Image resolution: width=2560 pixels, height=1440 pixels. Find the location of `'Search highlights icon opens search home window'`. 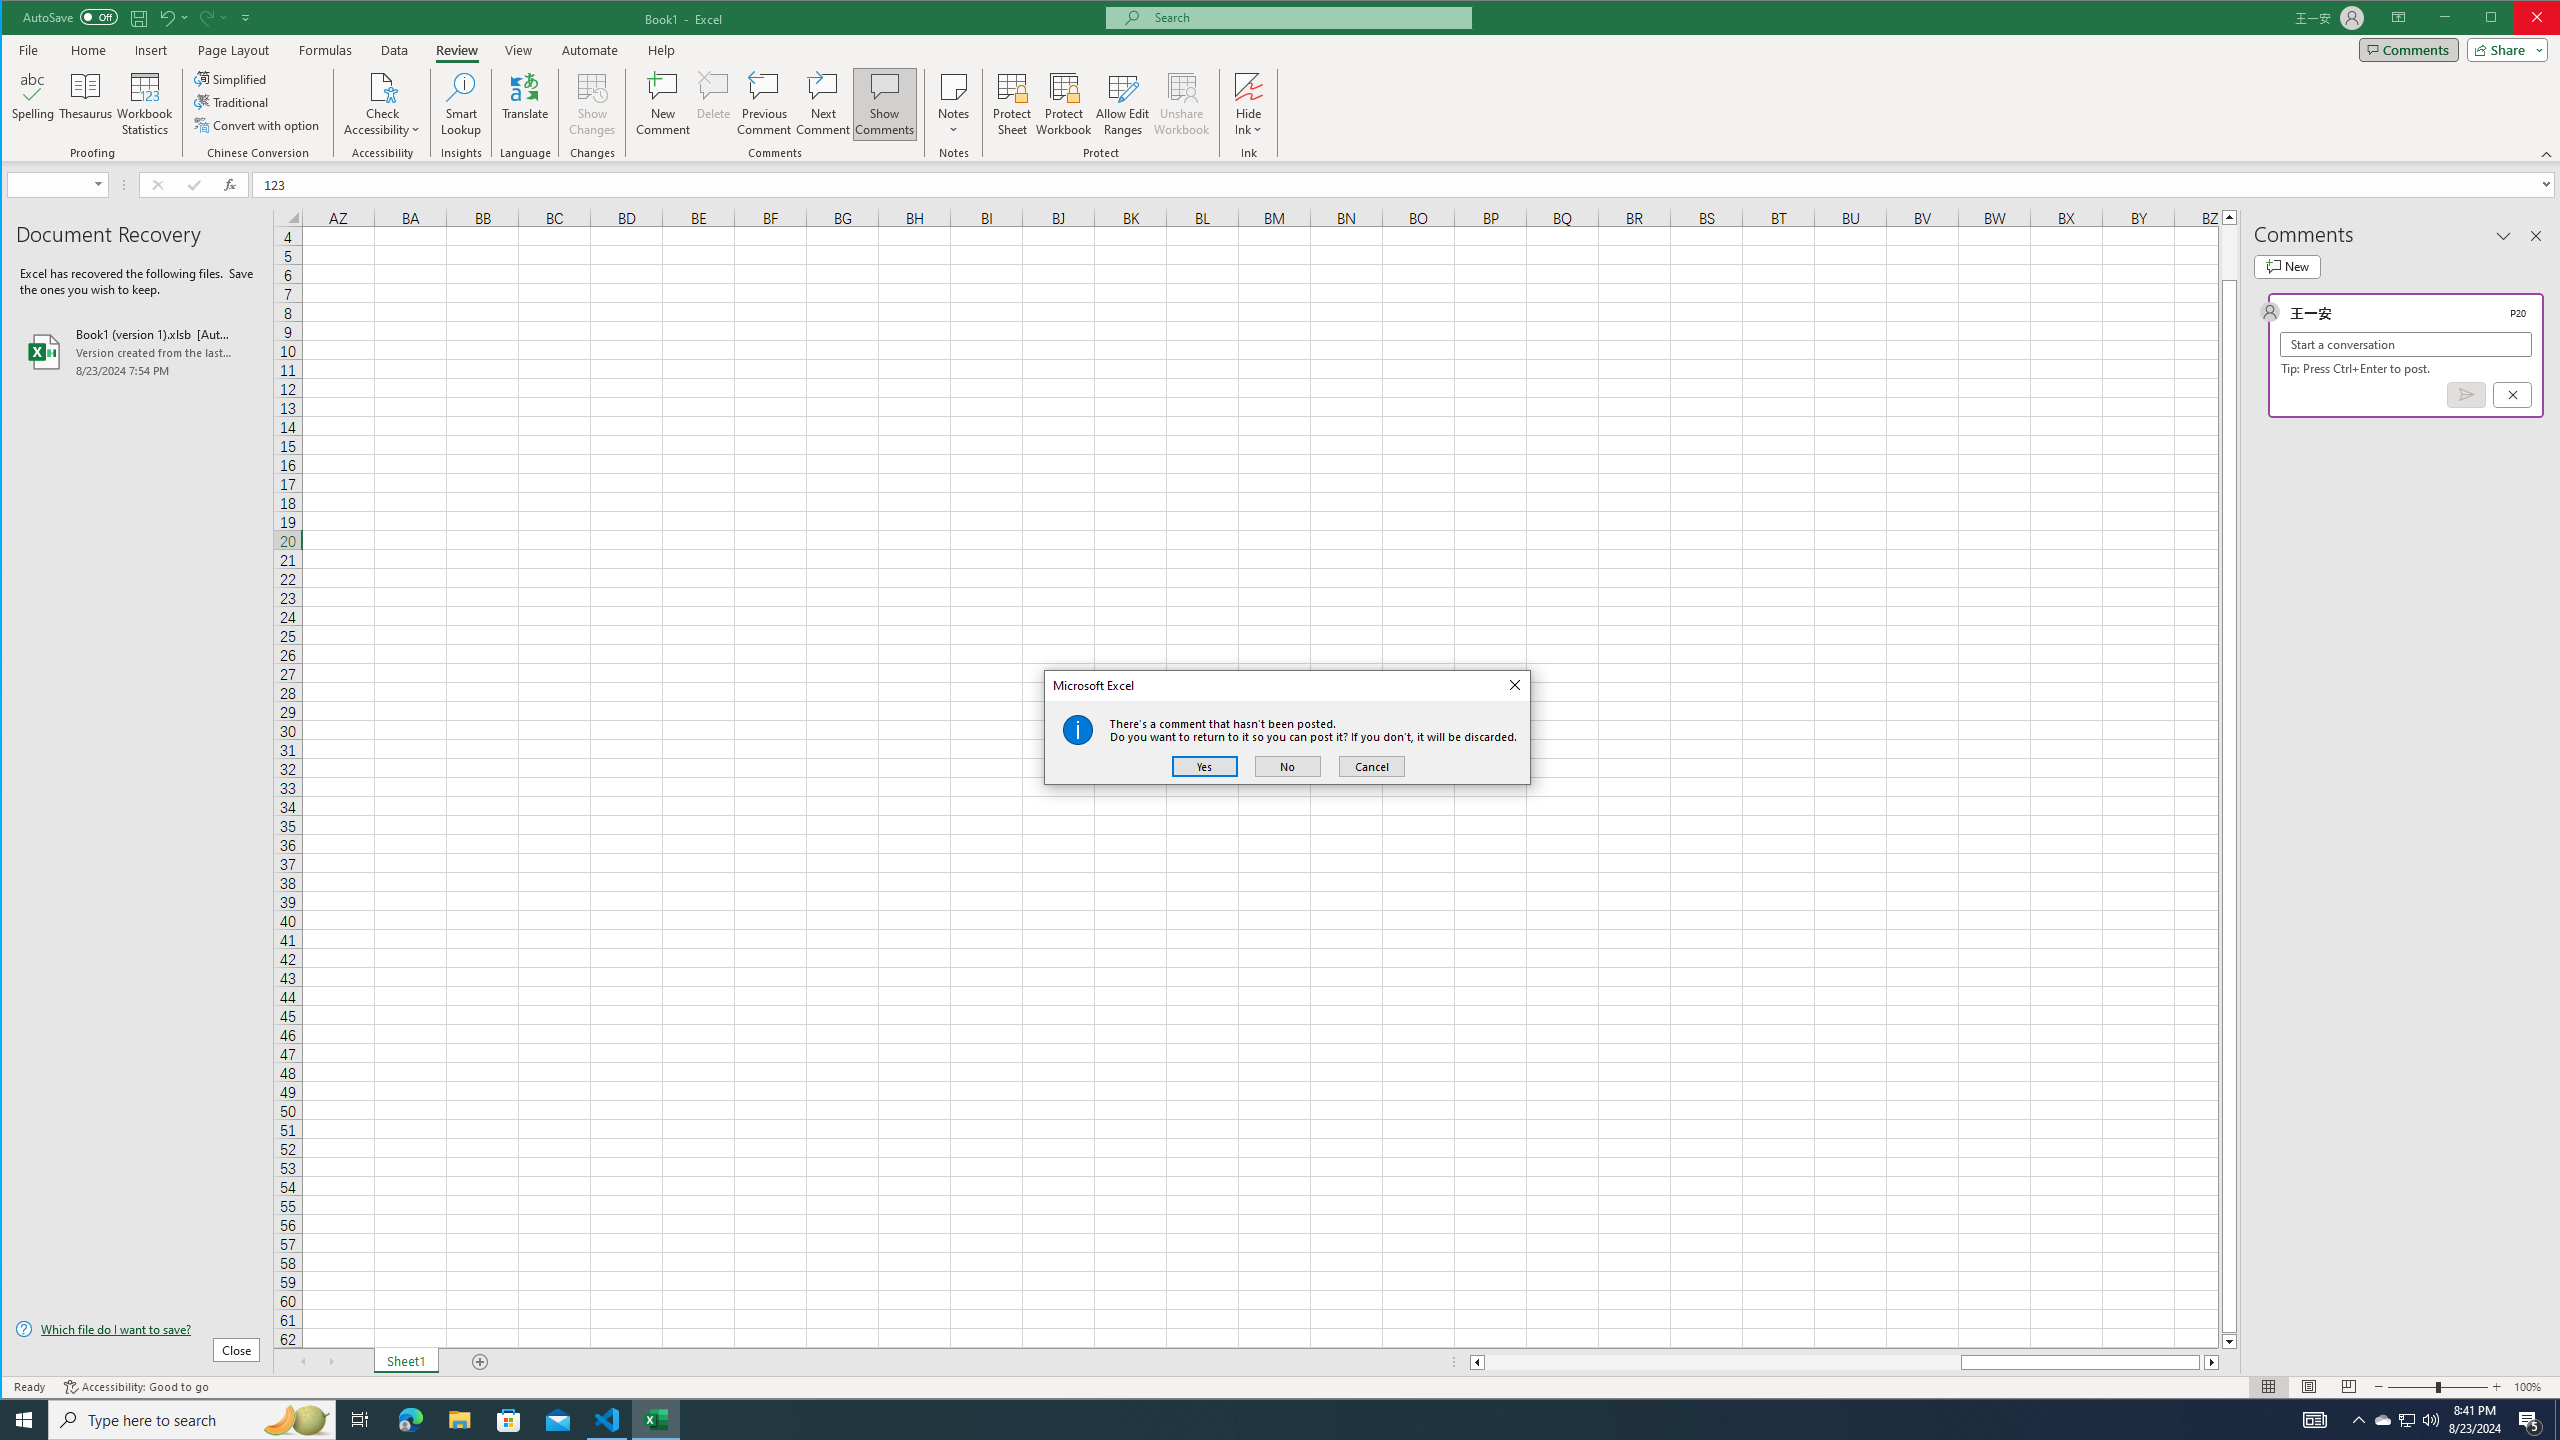

'Search highlights icon opens search home window' is located at coordinates (294, 1418).